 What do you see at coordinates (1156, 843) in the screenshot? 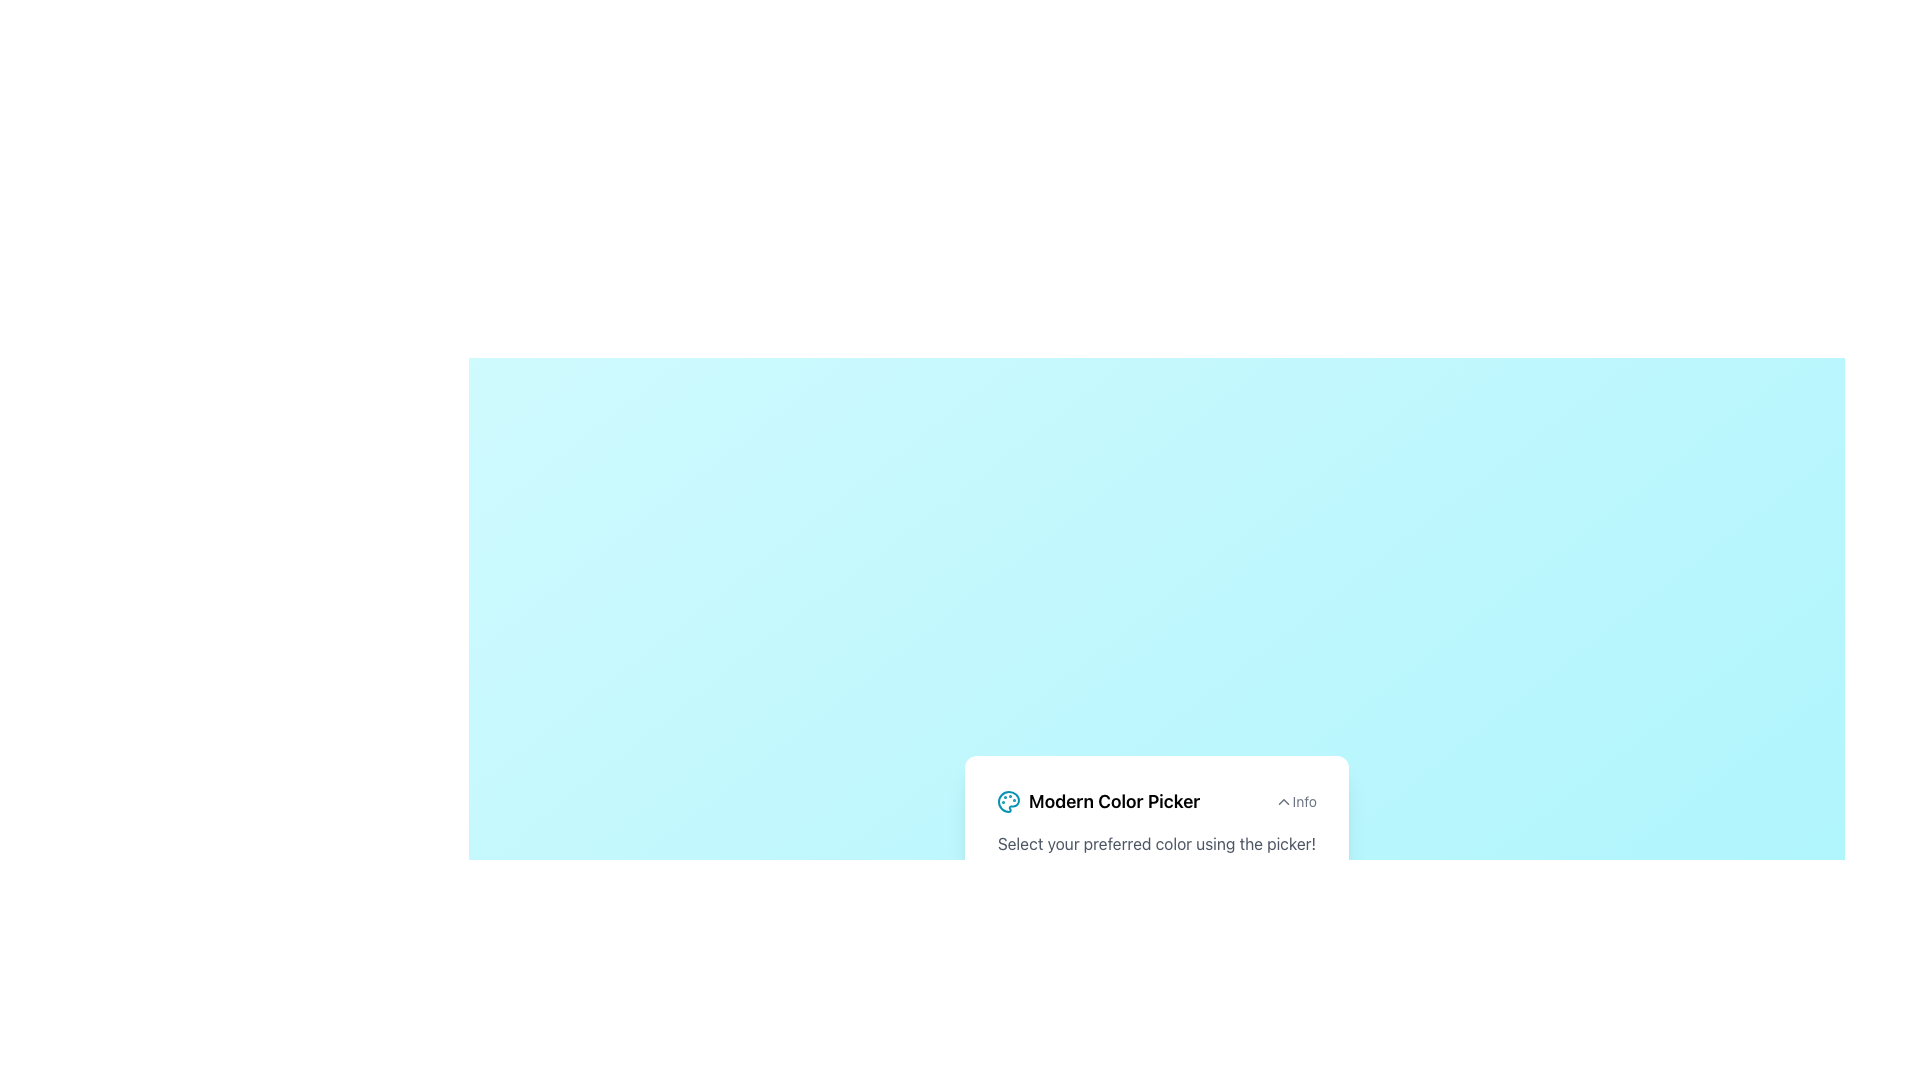
I see `the instruction text element located directly below the 'Modern Color Picker' title, which provides guidance for using the color picker feature` at bounding box center [1156, 843].